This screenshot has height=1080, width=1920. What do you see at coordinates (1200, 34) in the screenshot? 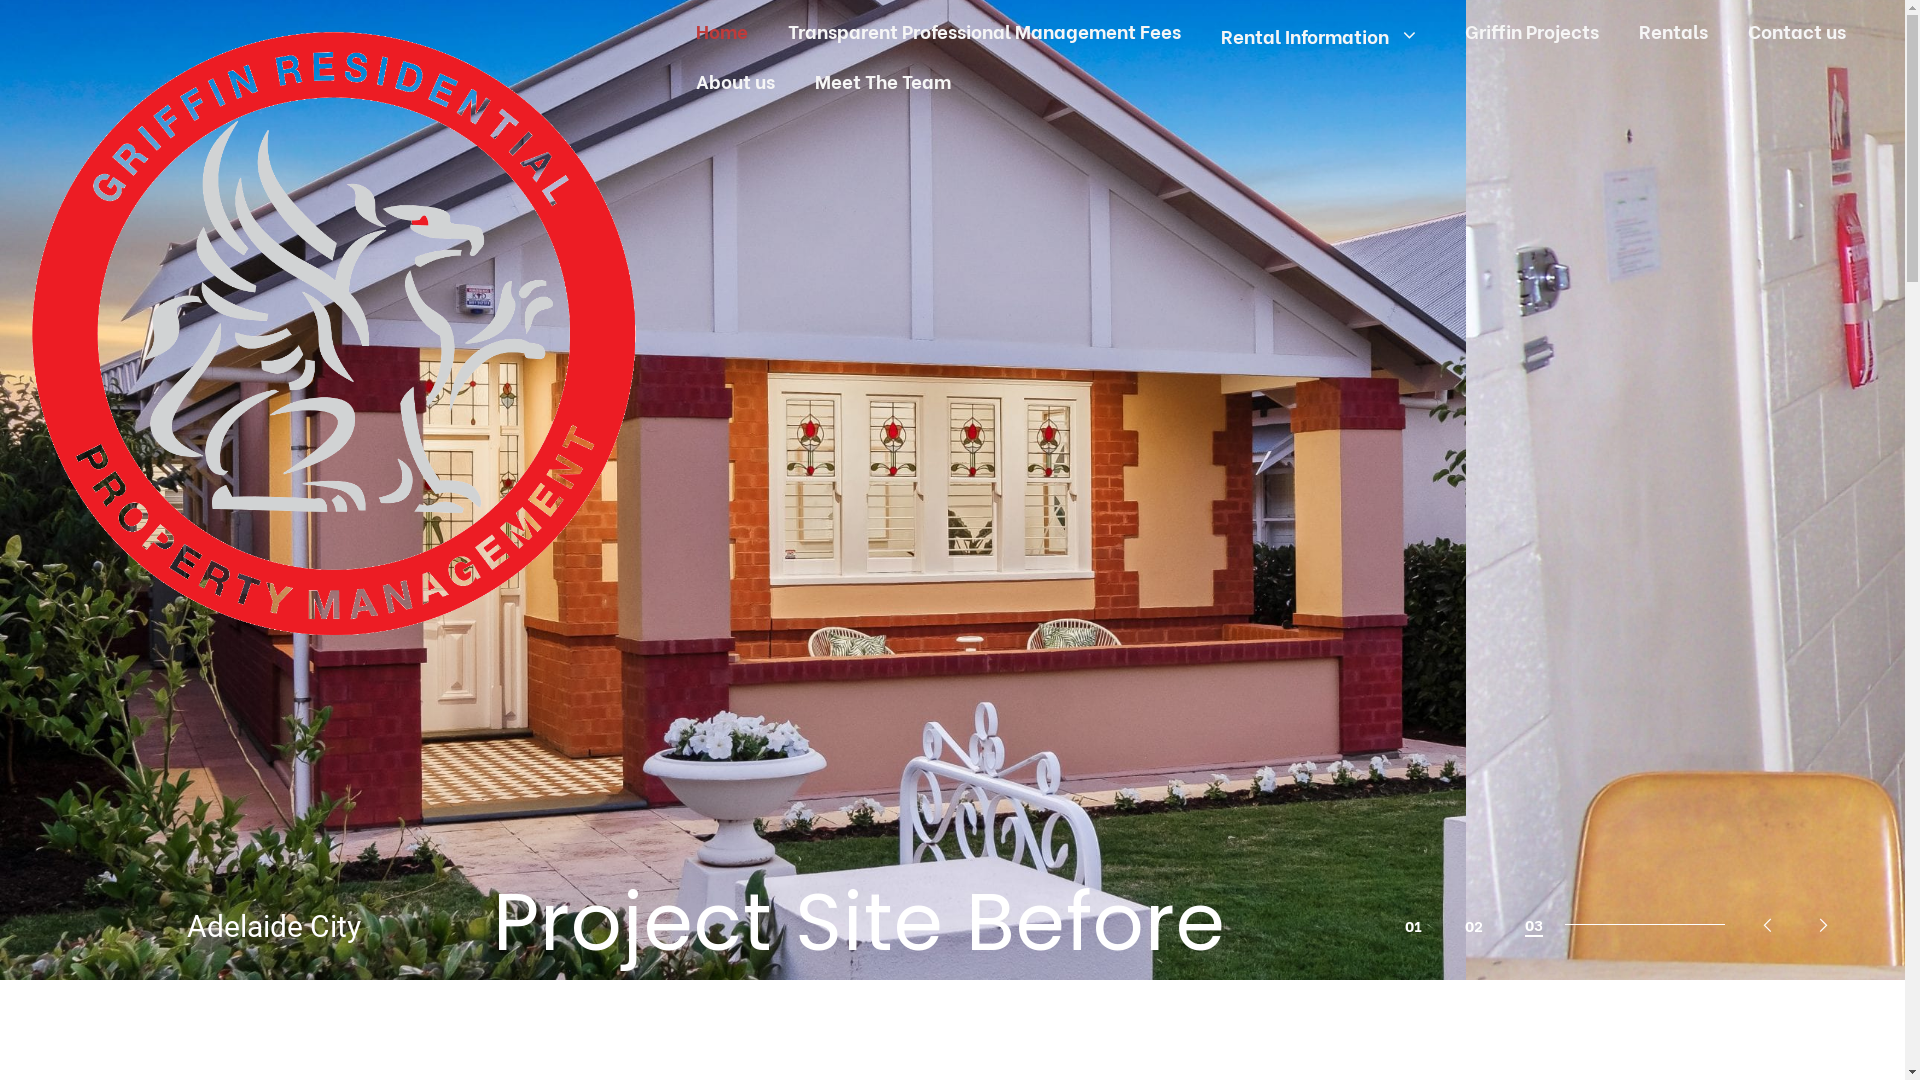
I see `'Rental Information'` at bounding box center [1200, 34].